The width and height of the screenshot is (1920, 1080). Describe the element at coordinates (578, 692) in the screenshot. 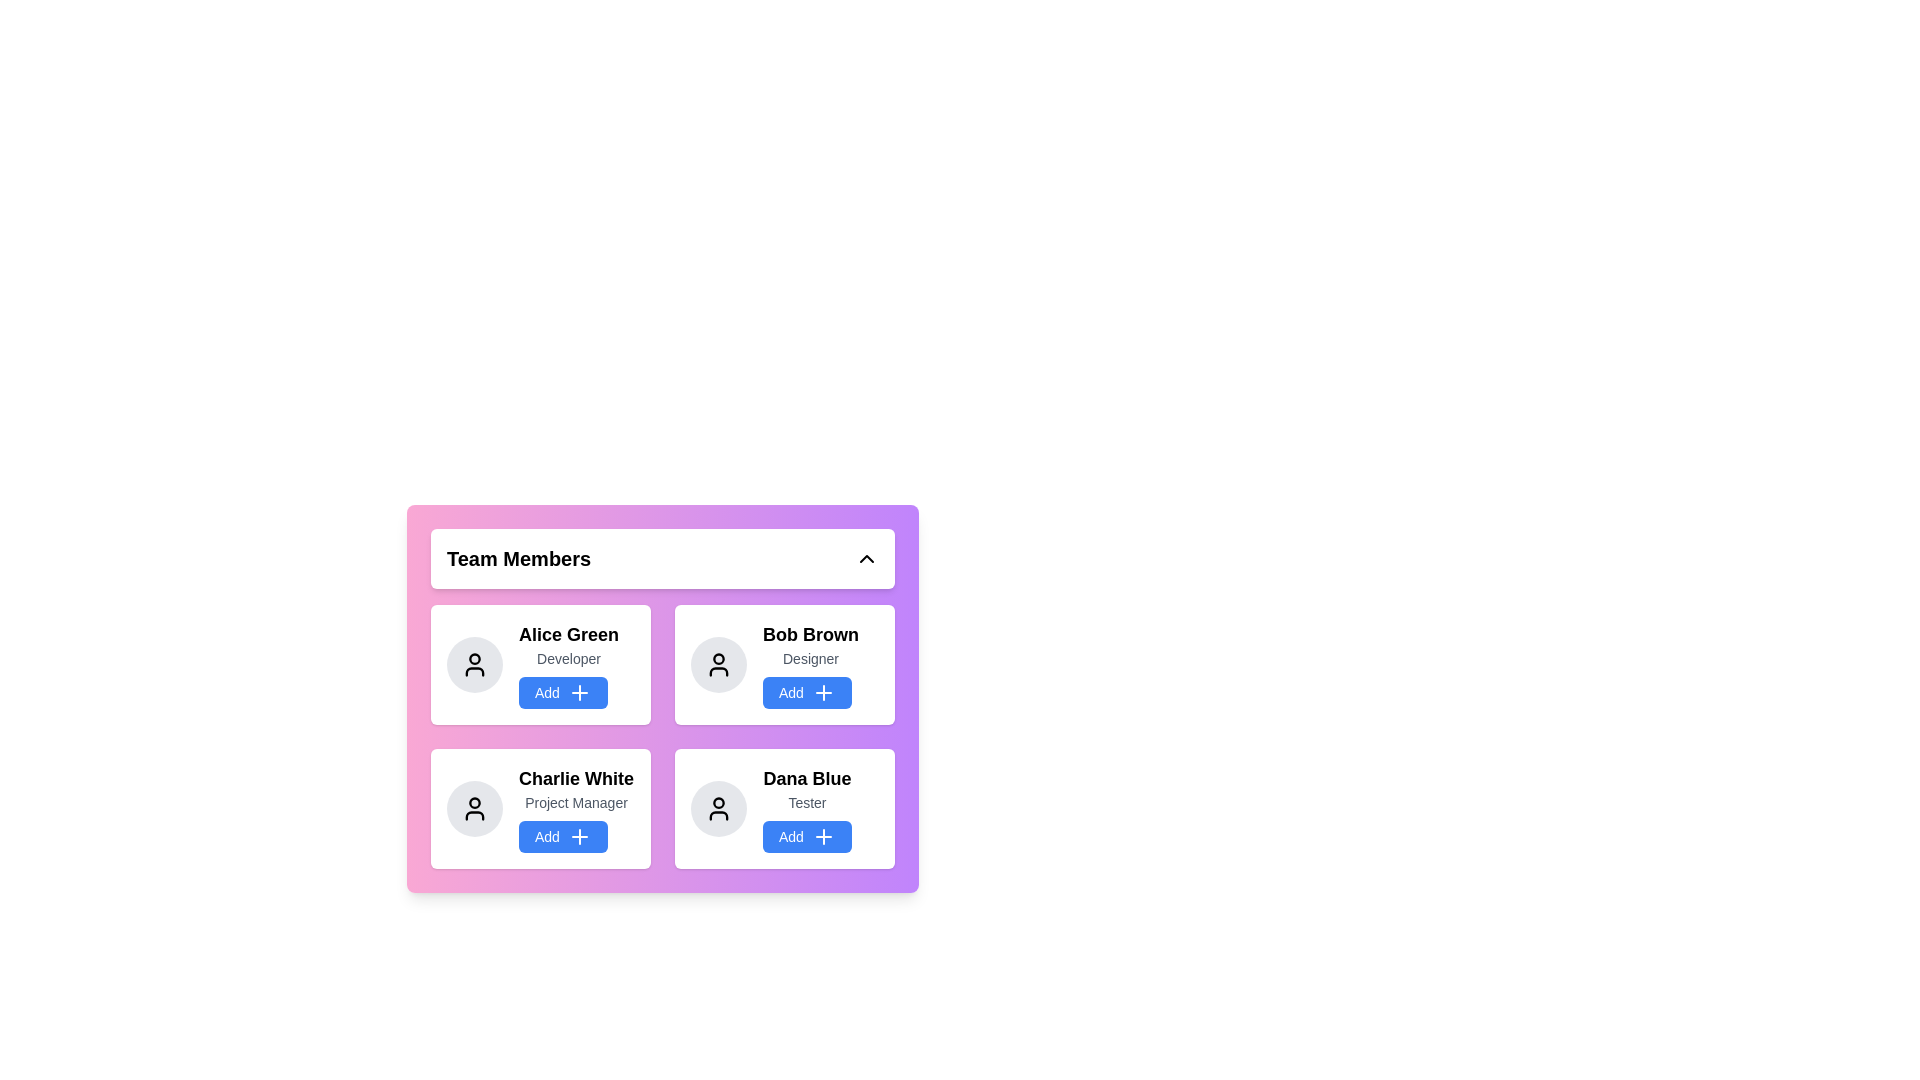

I see `the blue circular '+' icon located at the end of the 'Add' button in the top-left card titled 'Alice Green - Developer' to potentially display a tooltip` at that location.